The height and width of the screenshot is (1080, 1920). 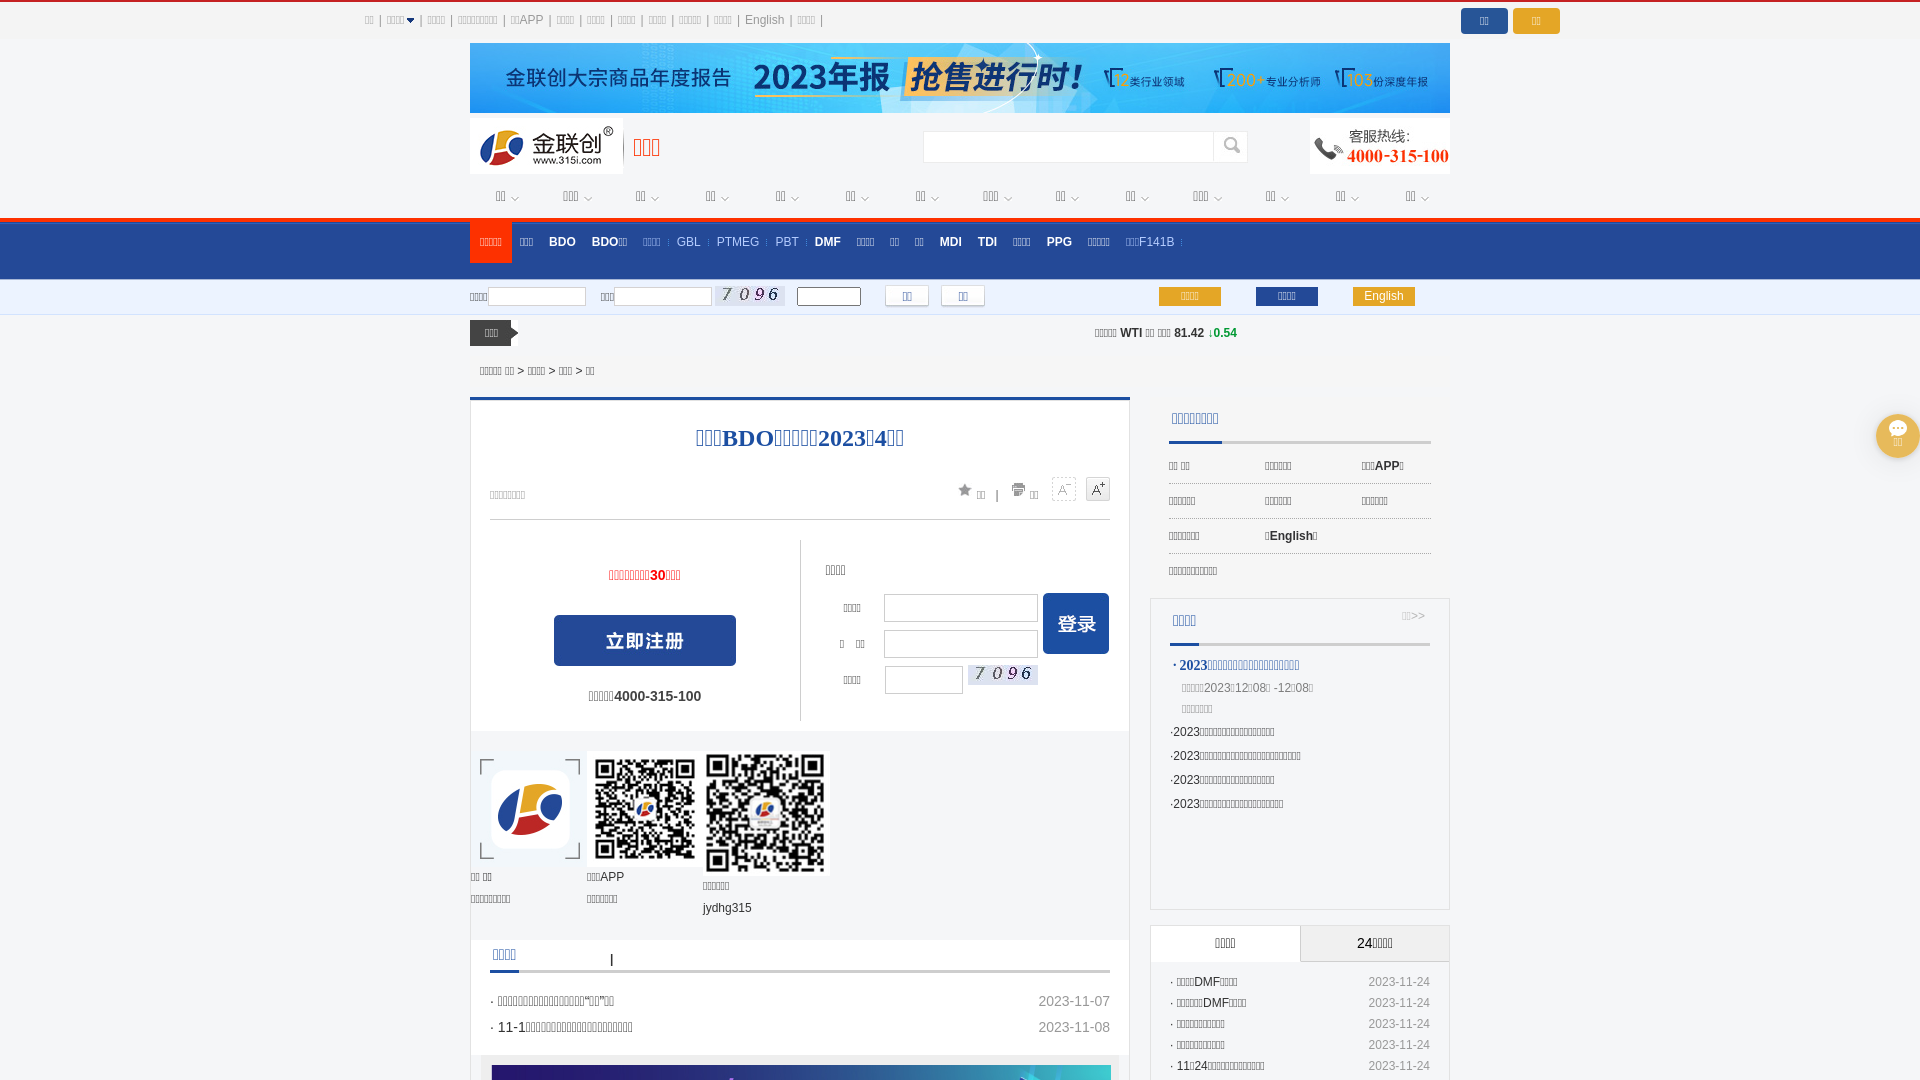 What do you see at coordinates (949, 241) in the screenshot?
I see `'MDI'` at bounding box center [949, 241].